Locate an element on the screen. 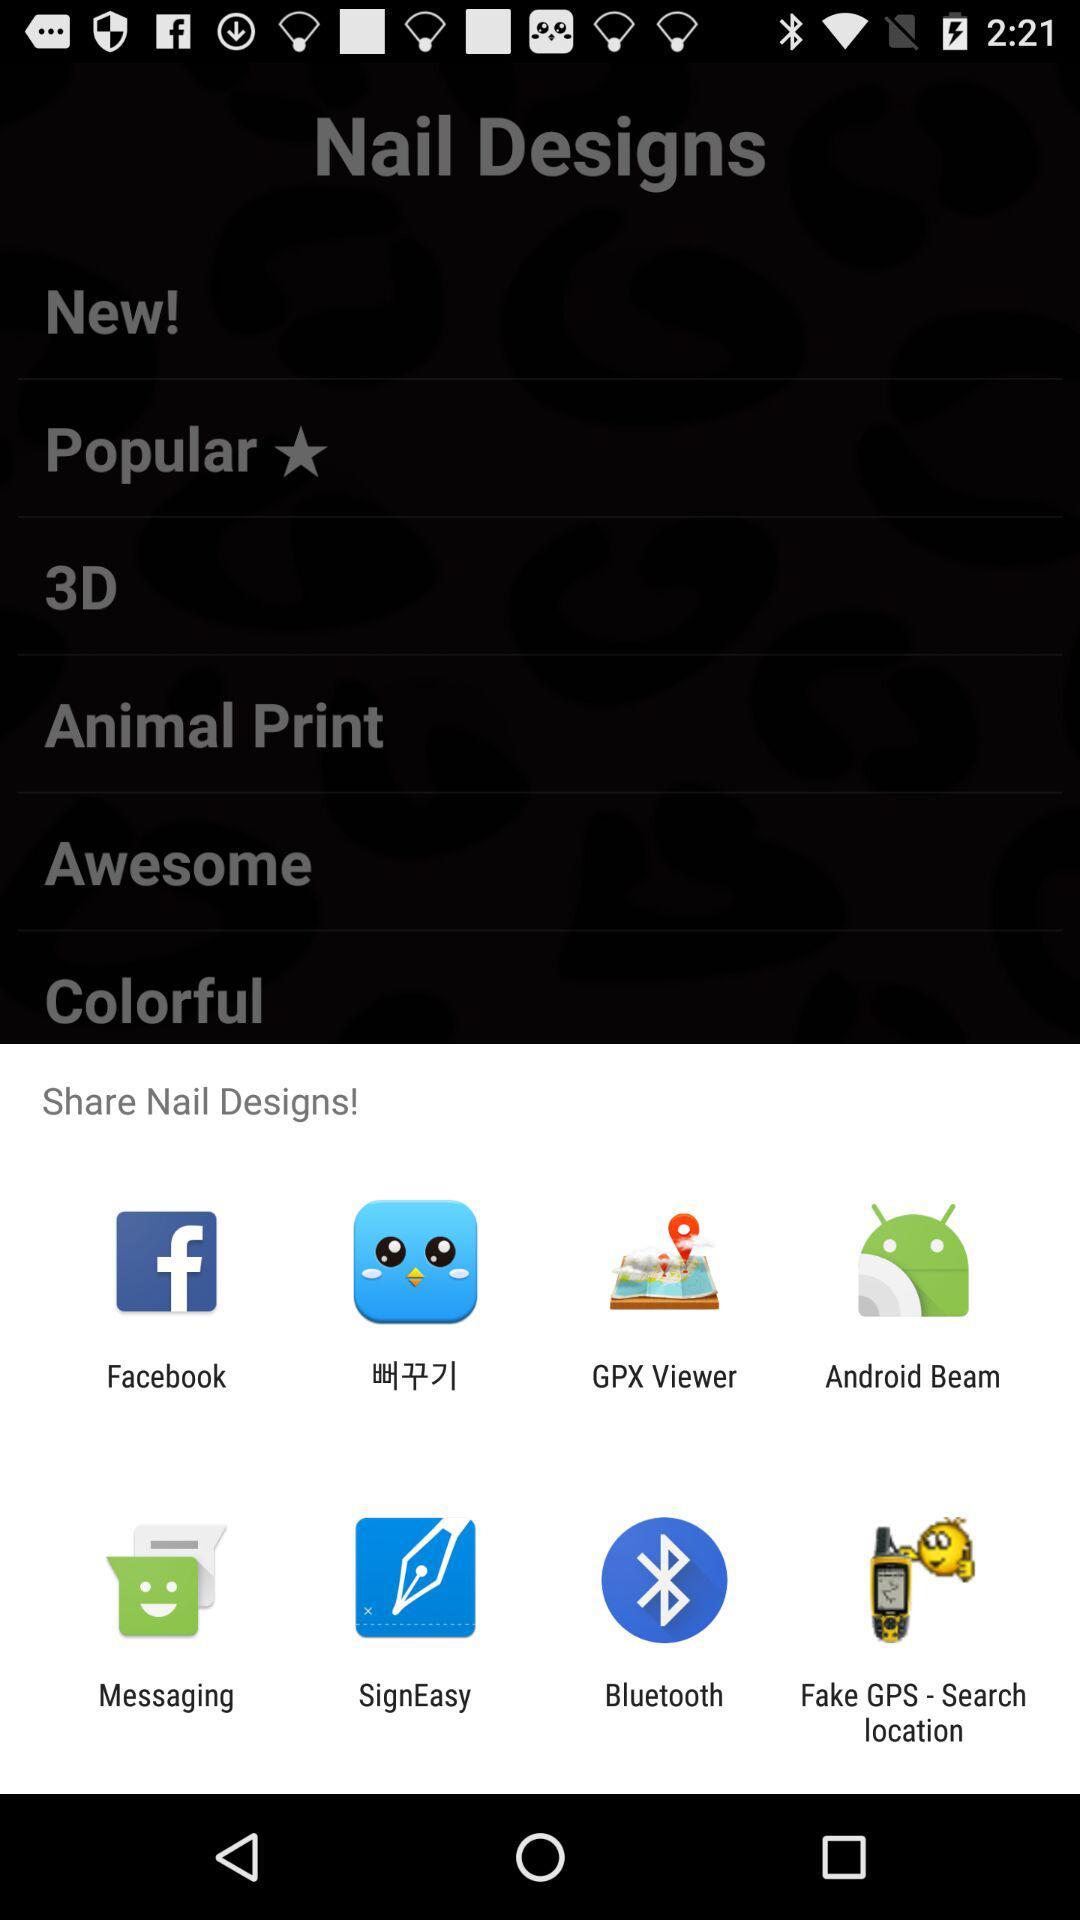 Image resolution: width=1080 pixels, height=1920 pixels. the android beam is located at coordinates (913, 1392).